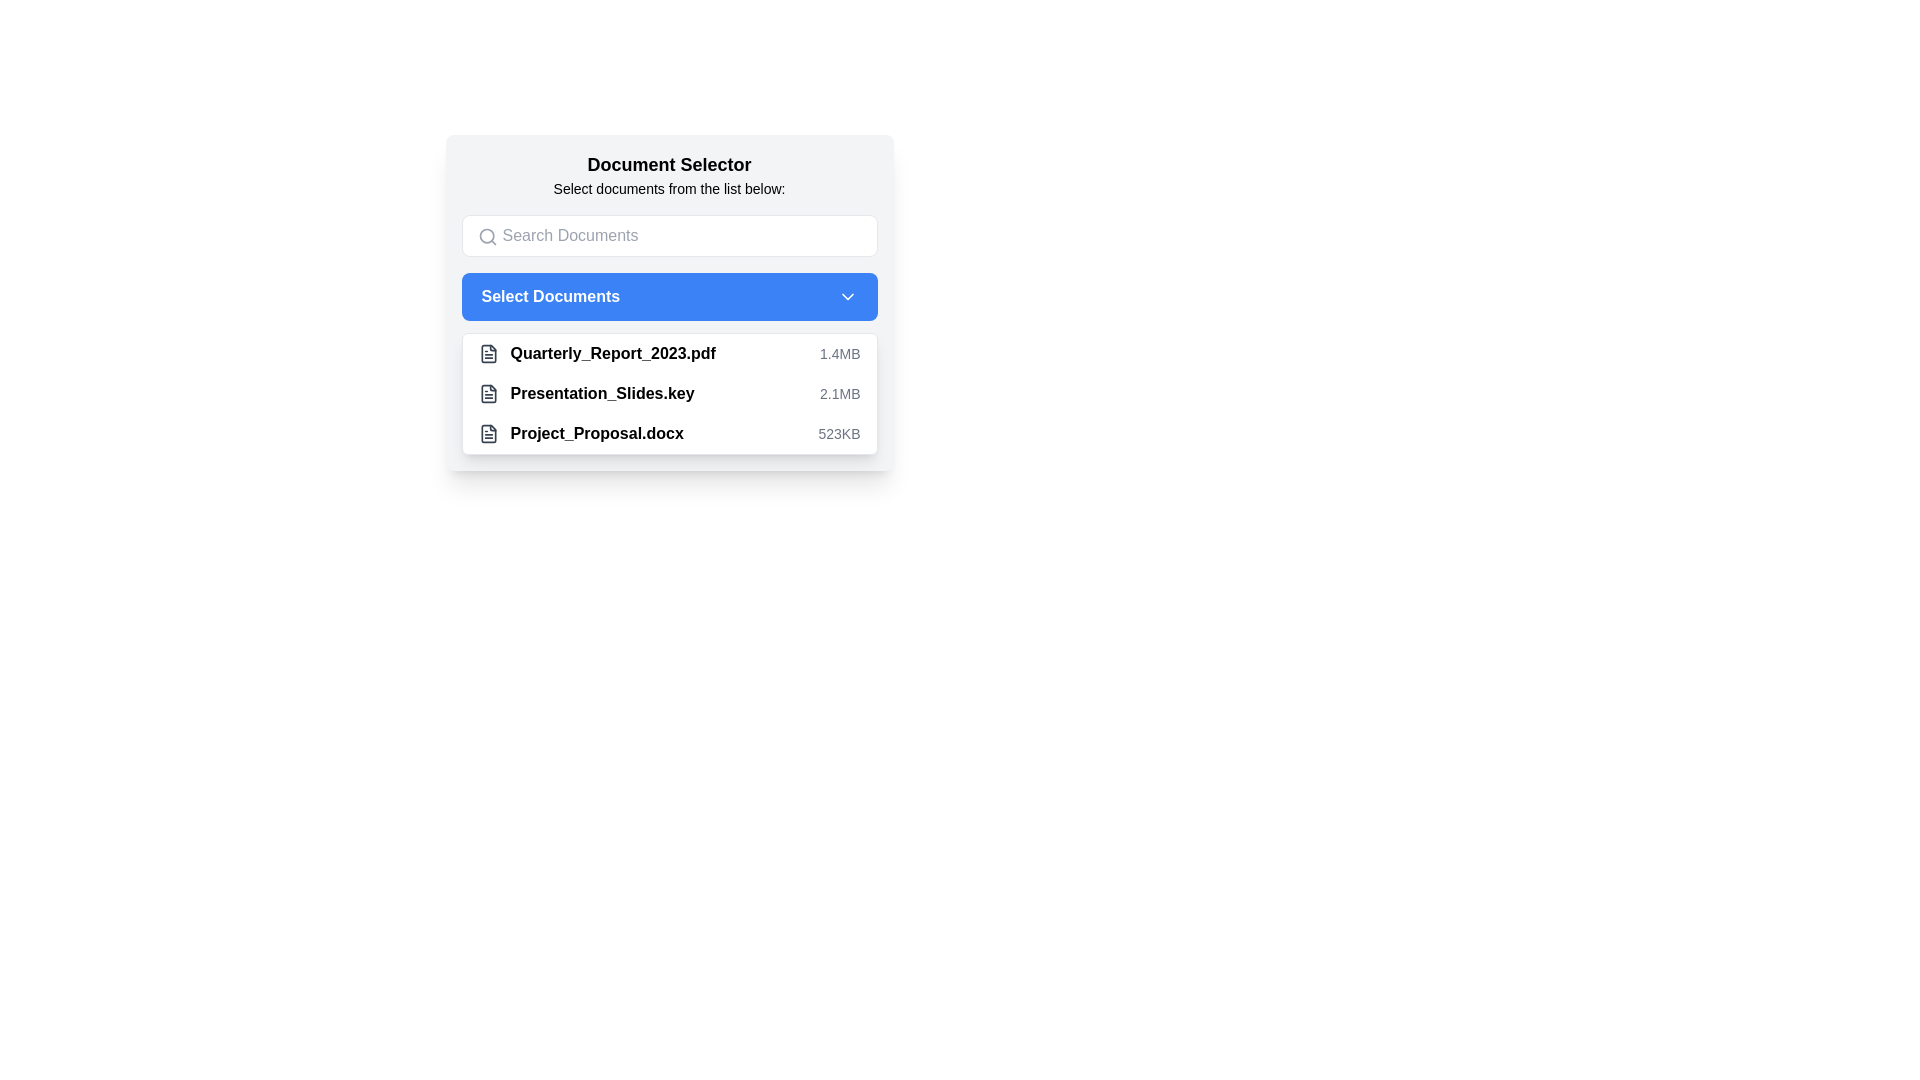 Image resolution: width=1920 pixels, height=1080 pixels. What do you see at coordinates (669, 303) in the screenshot?
I see `the blue button labeled 'Select Documents'` at bounding box center [669, 303].